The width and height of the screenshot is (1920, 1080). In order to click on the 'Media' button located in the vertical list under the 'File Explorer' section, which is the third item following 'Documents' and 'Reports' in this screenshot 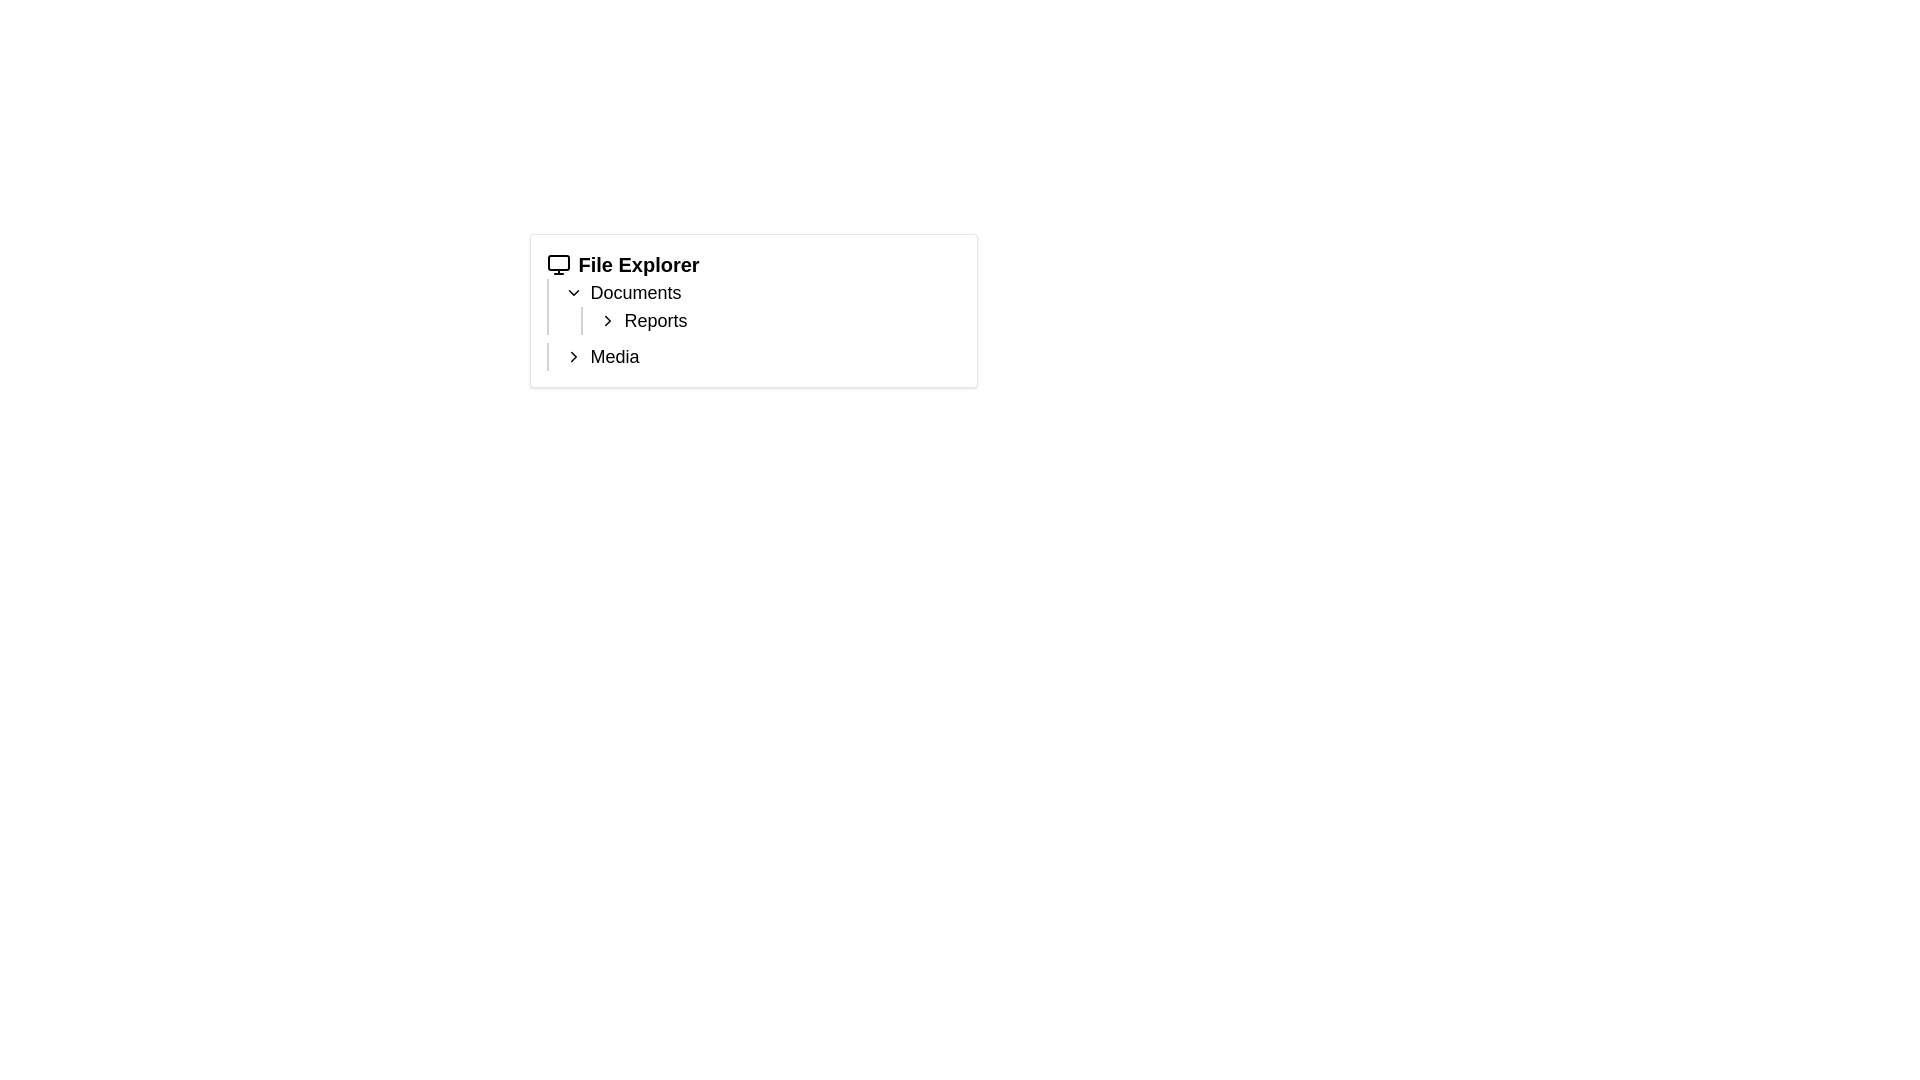, I will do `click(752, 356)`.